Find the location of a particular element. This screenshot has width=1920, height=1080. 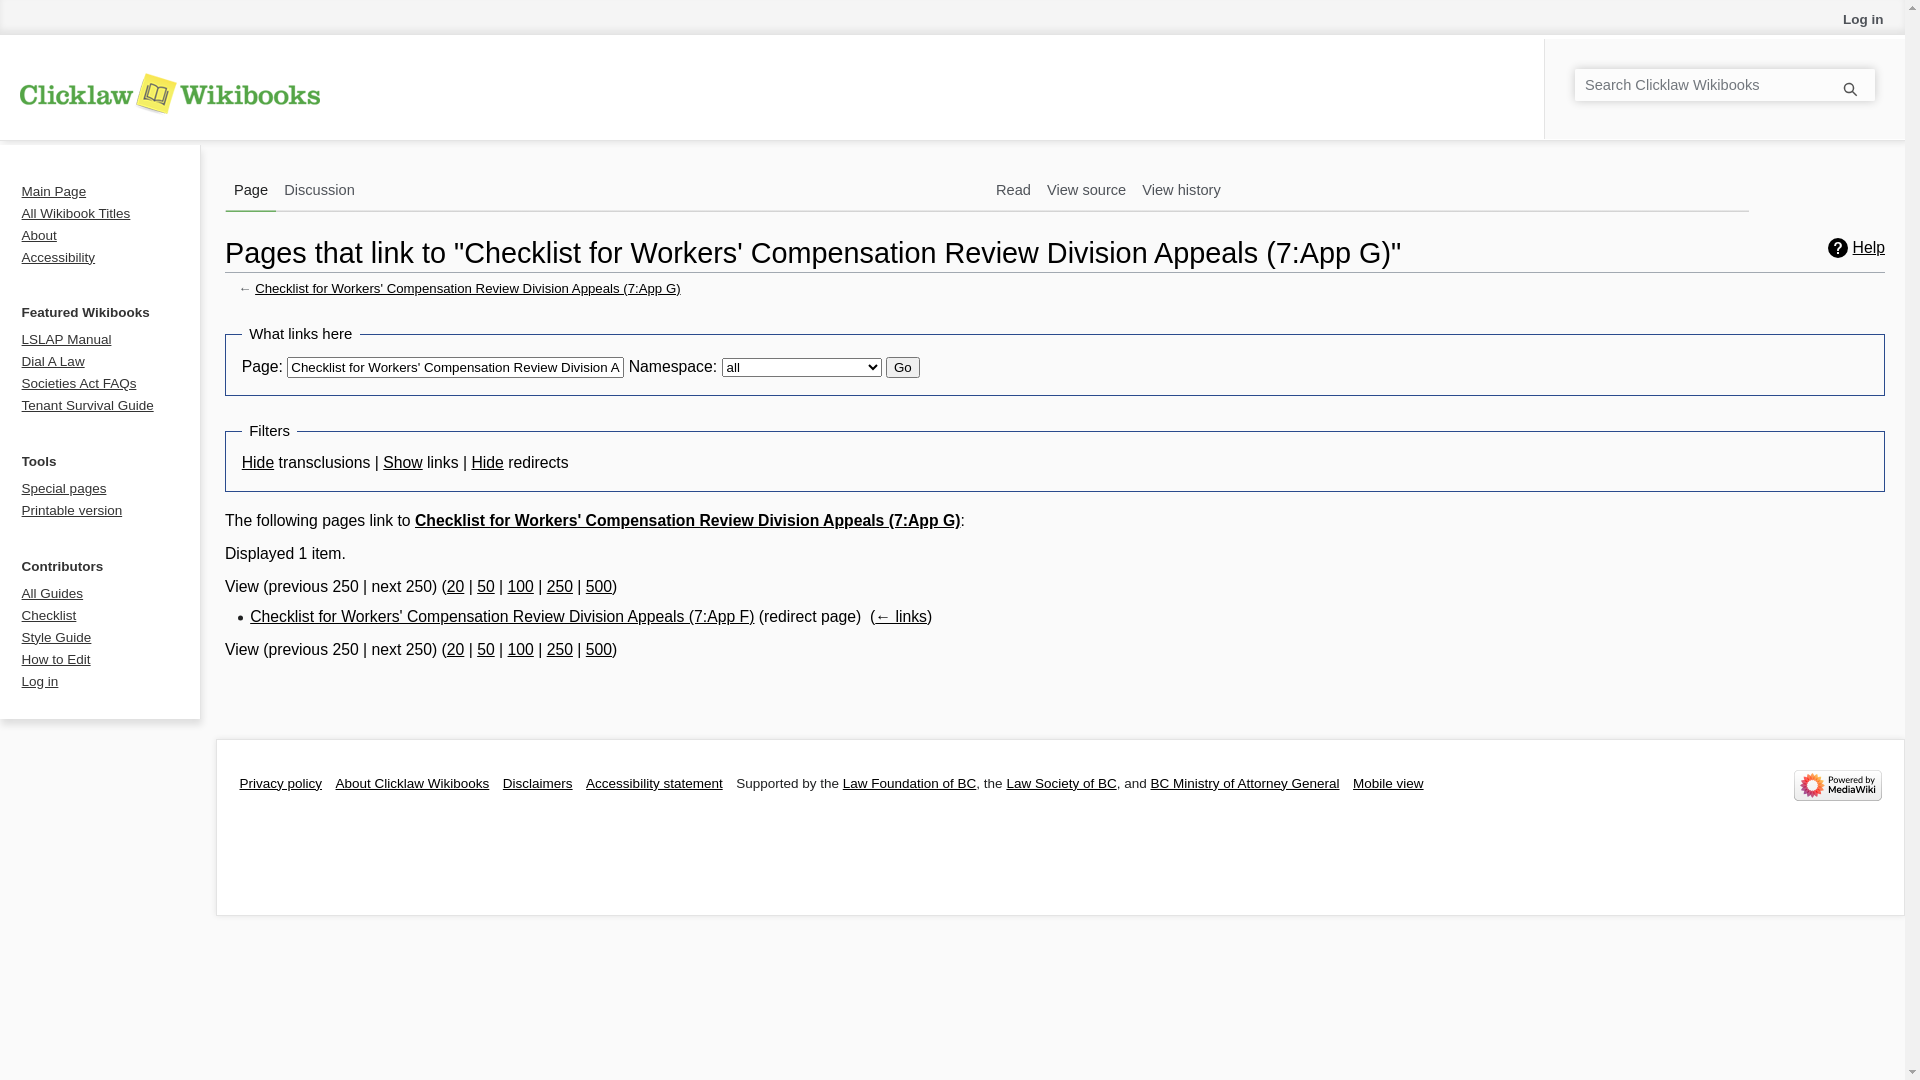

'View history' is located at coordinates (1181, 186).